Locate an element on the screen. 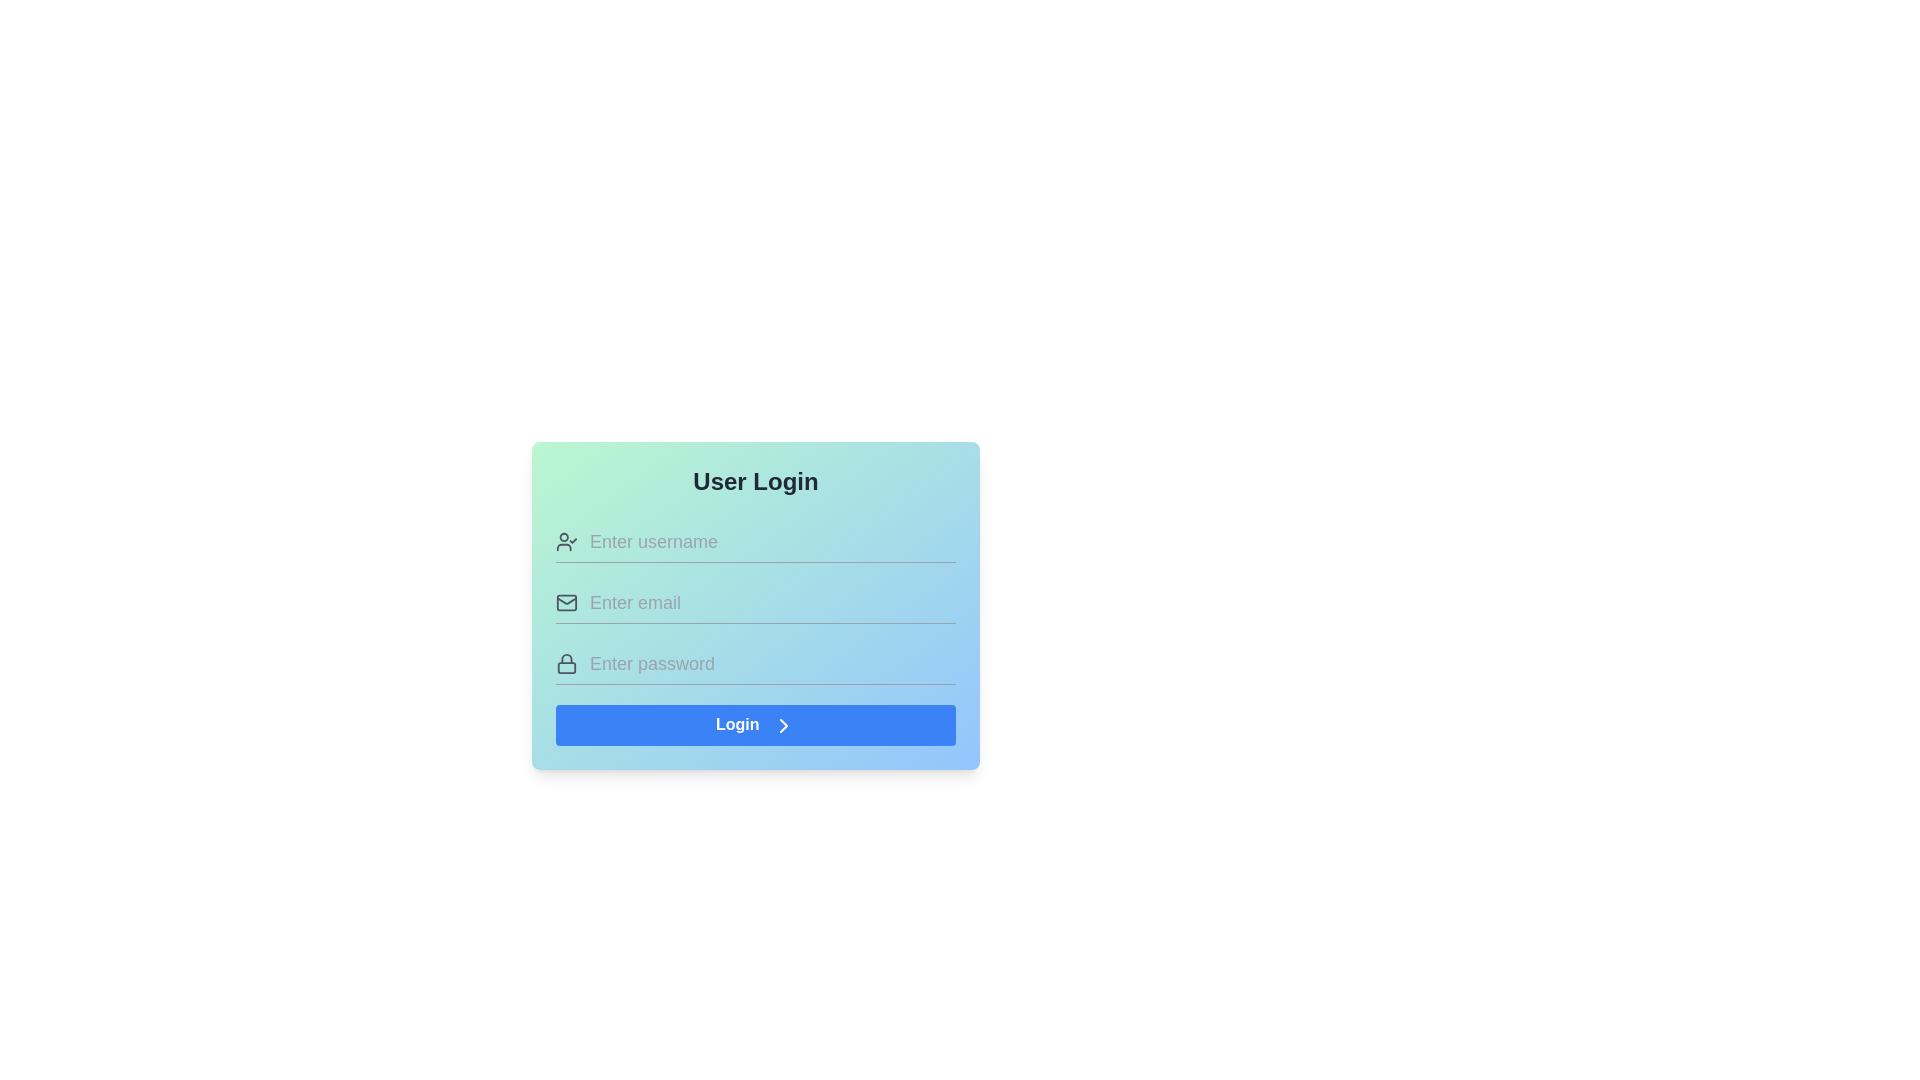  the grey padlock icon located to the left of the password input field in the third row of the login form is located at coordinates (565, 663).